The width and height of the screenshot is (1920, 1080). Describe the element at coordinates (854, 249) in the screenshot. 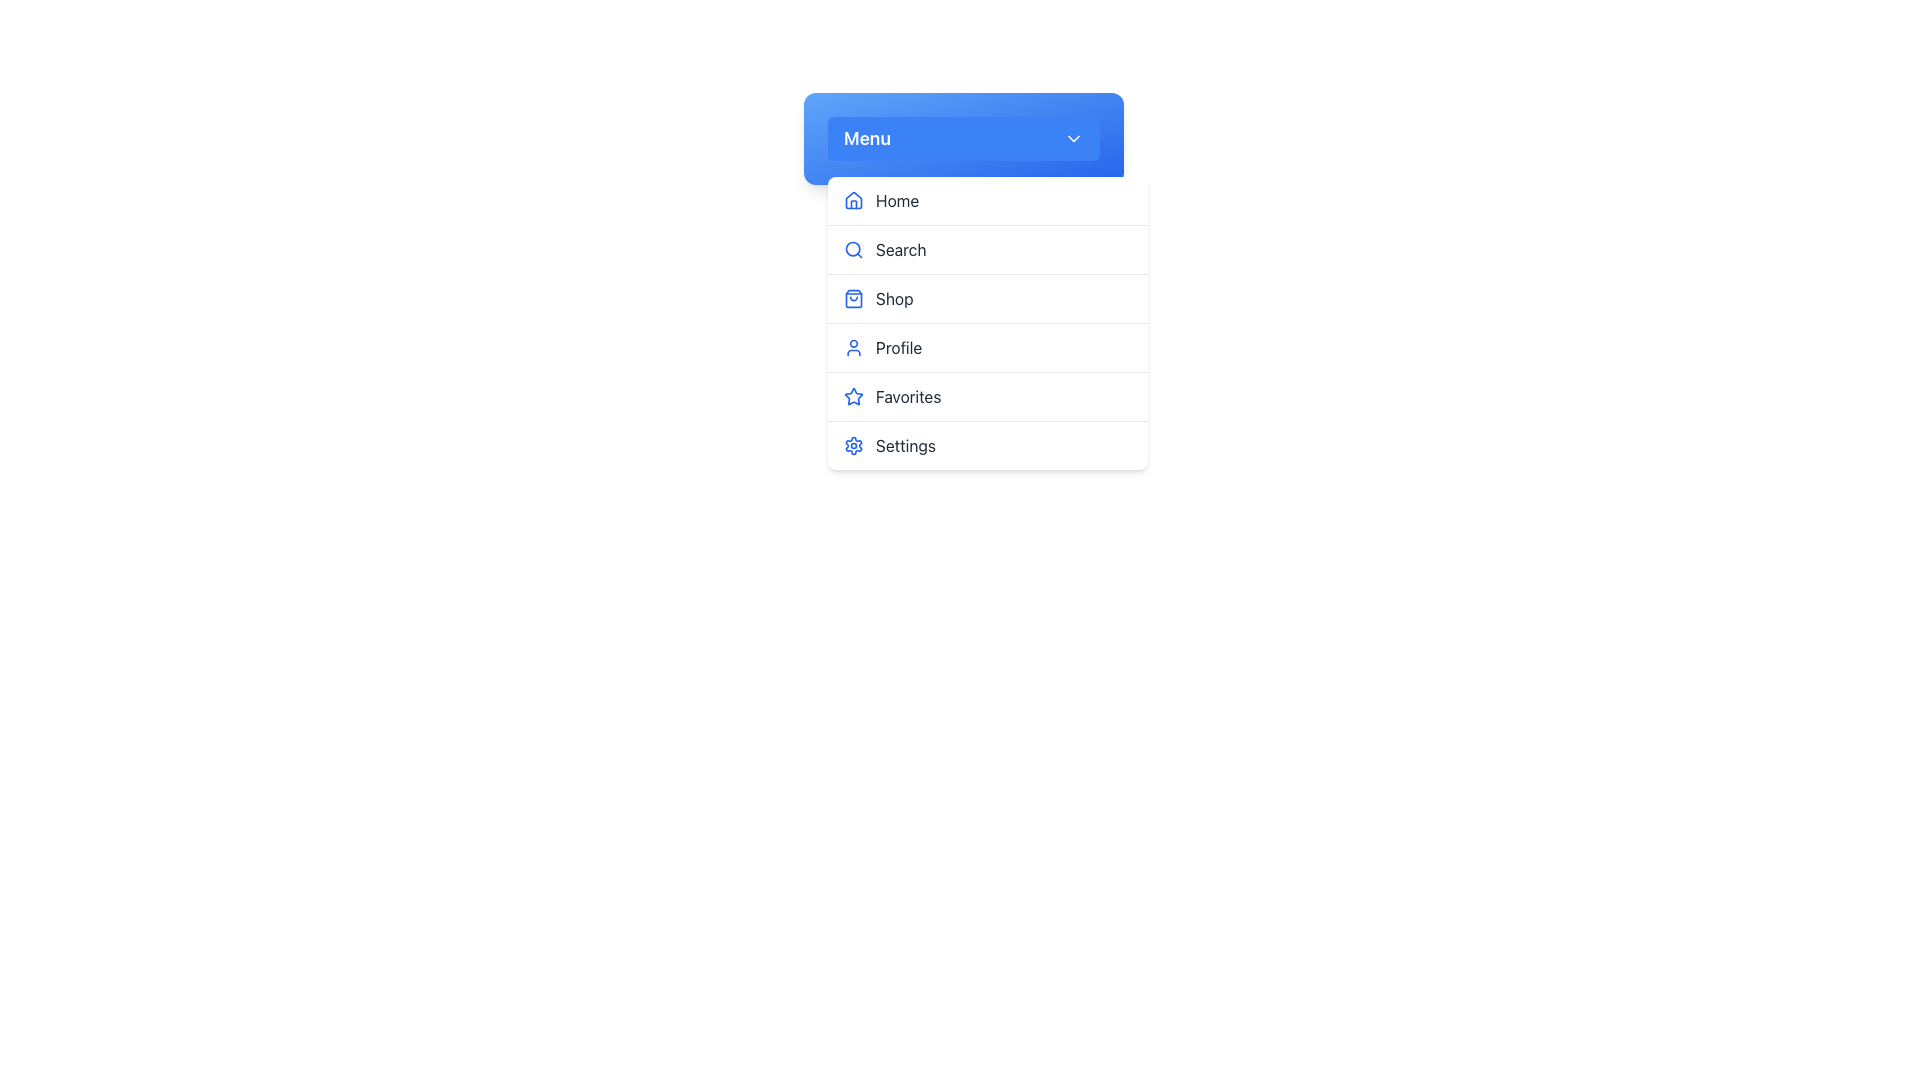

I see `the magnifying glass icon located to the left of the 'Search' text in the second row entry of the dropdown menu under the 'Menu' heading` at that location.